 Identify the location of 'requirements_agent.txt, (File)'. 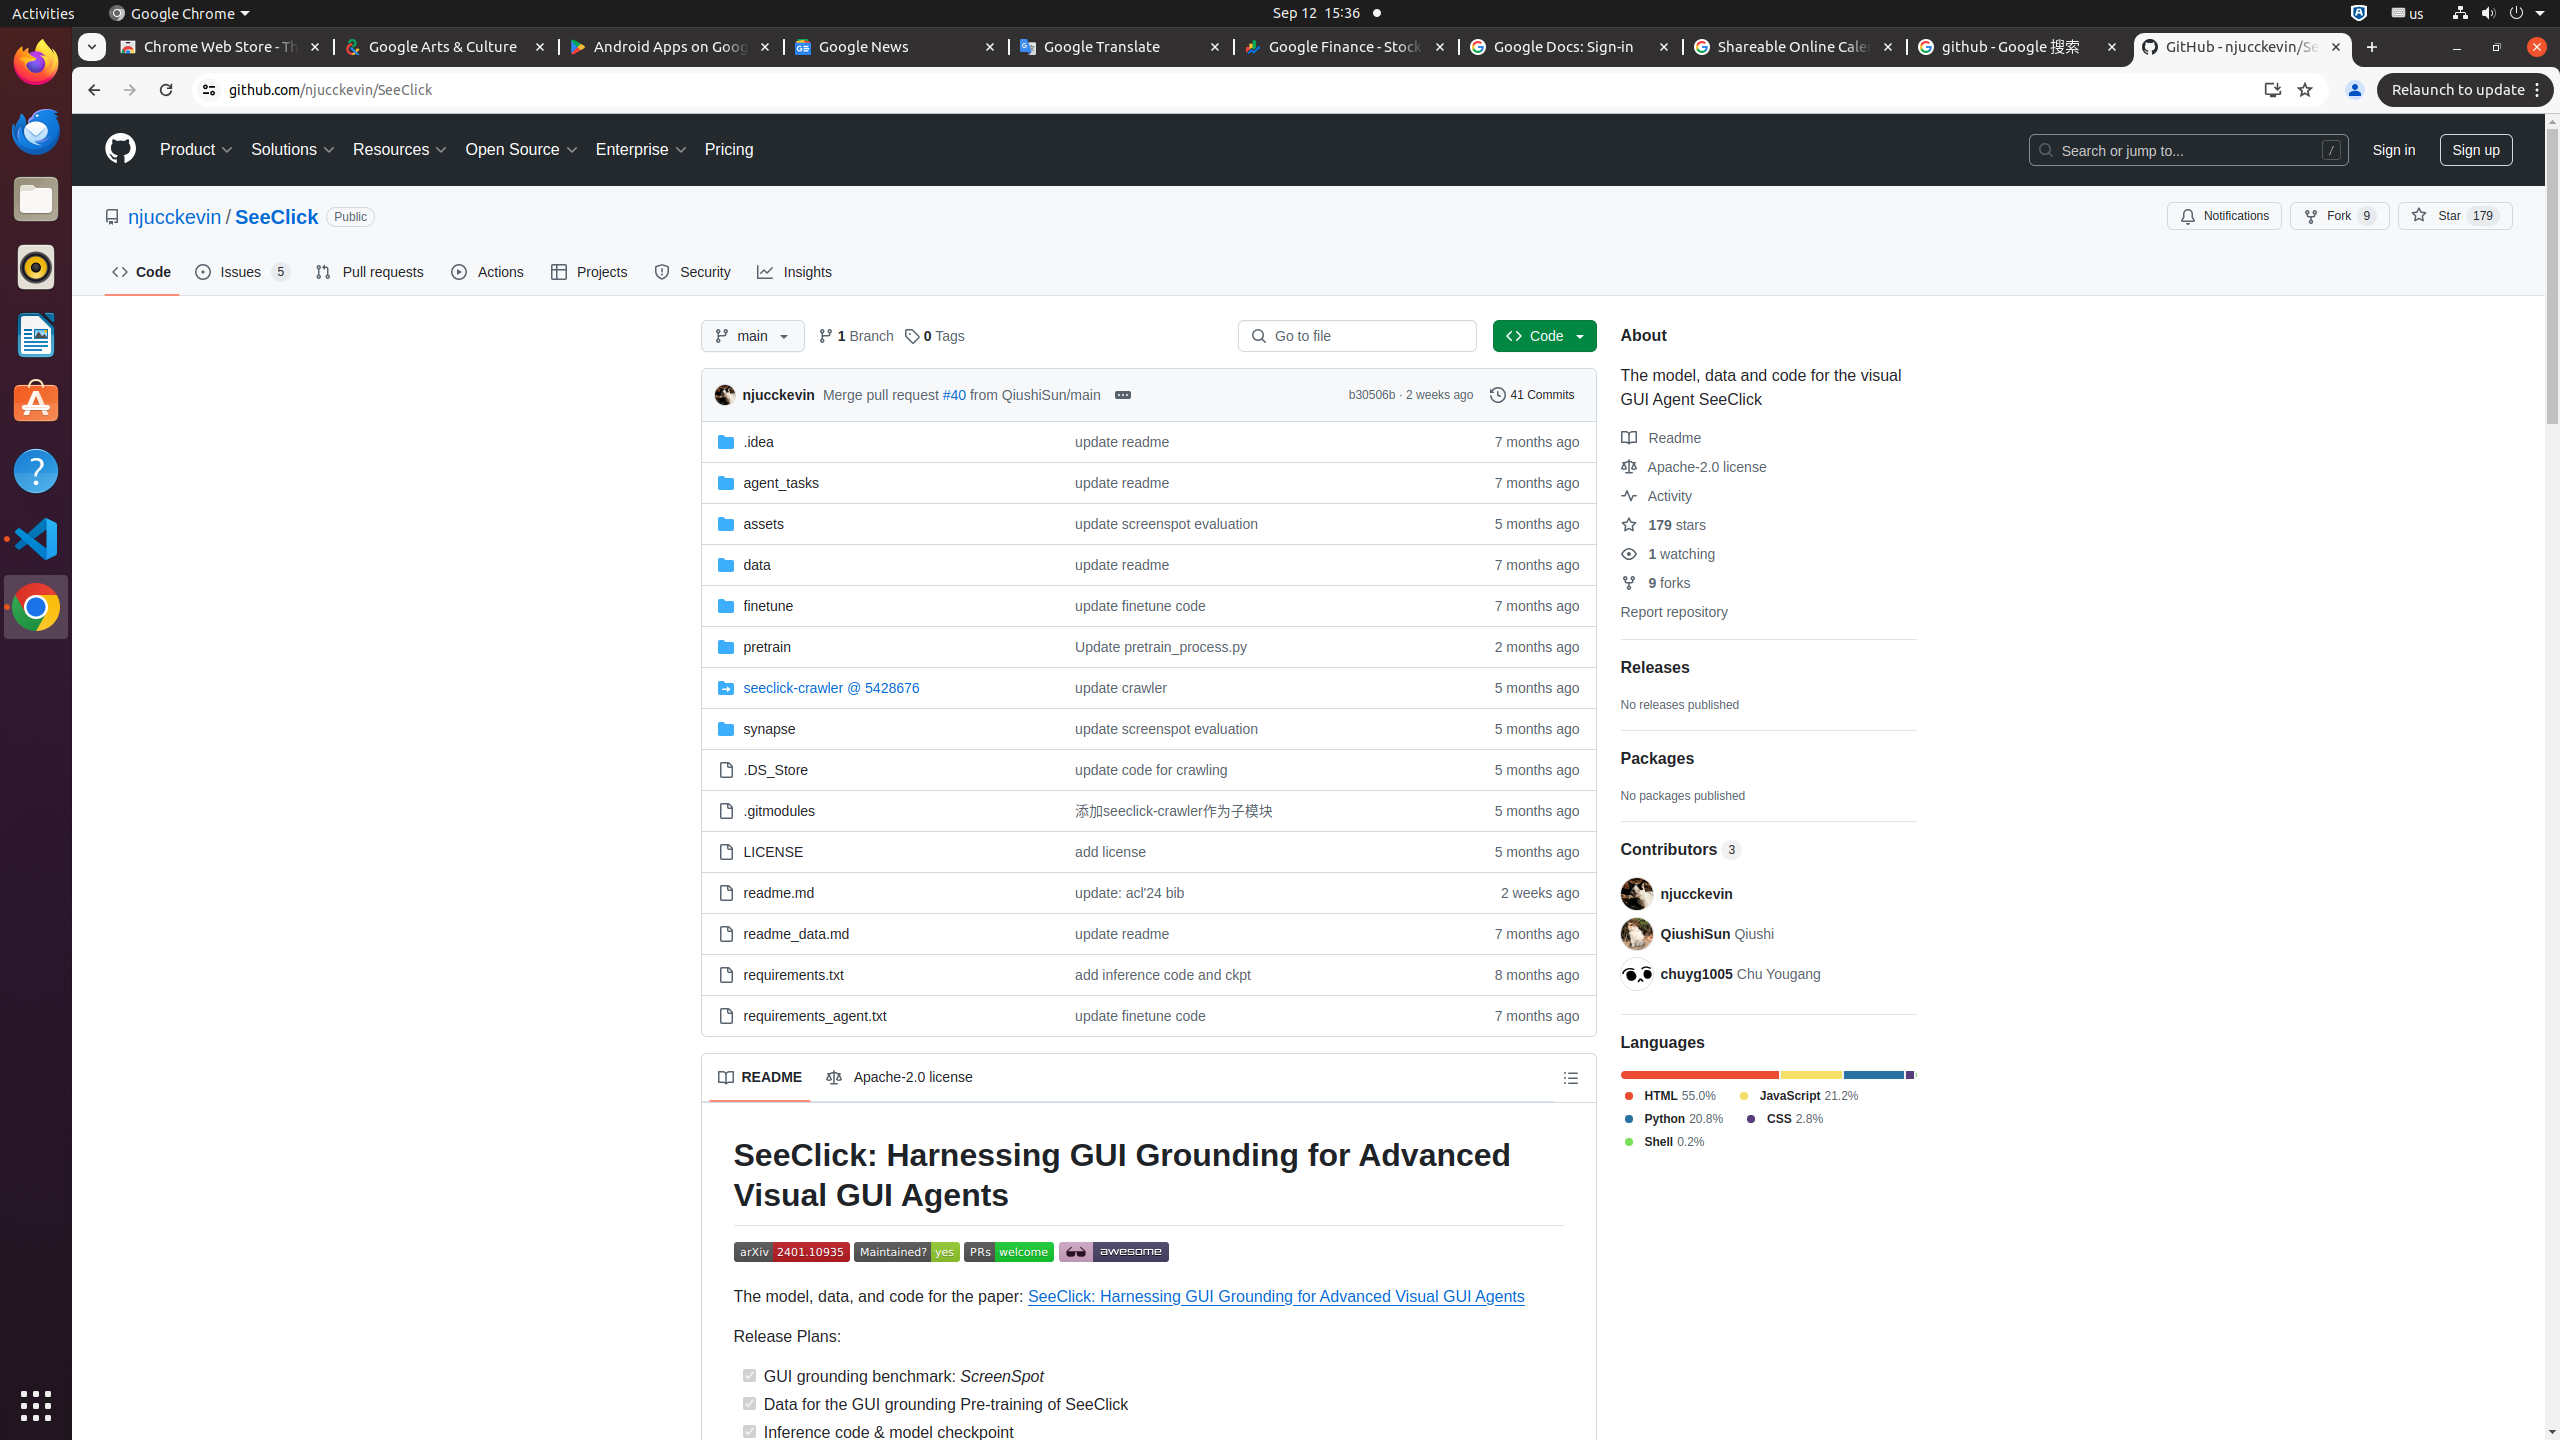
(815, 1014).